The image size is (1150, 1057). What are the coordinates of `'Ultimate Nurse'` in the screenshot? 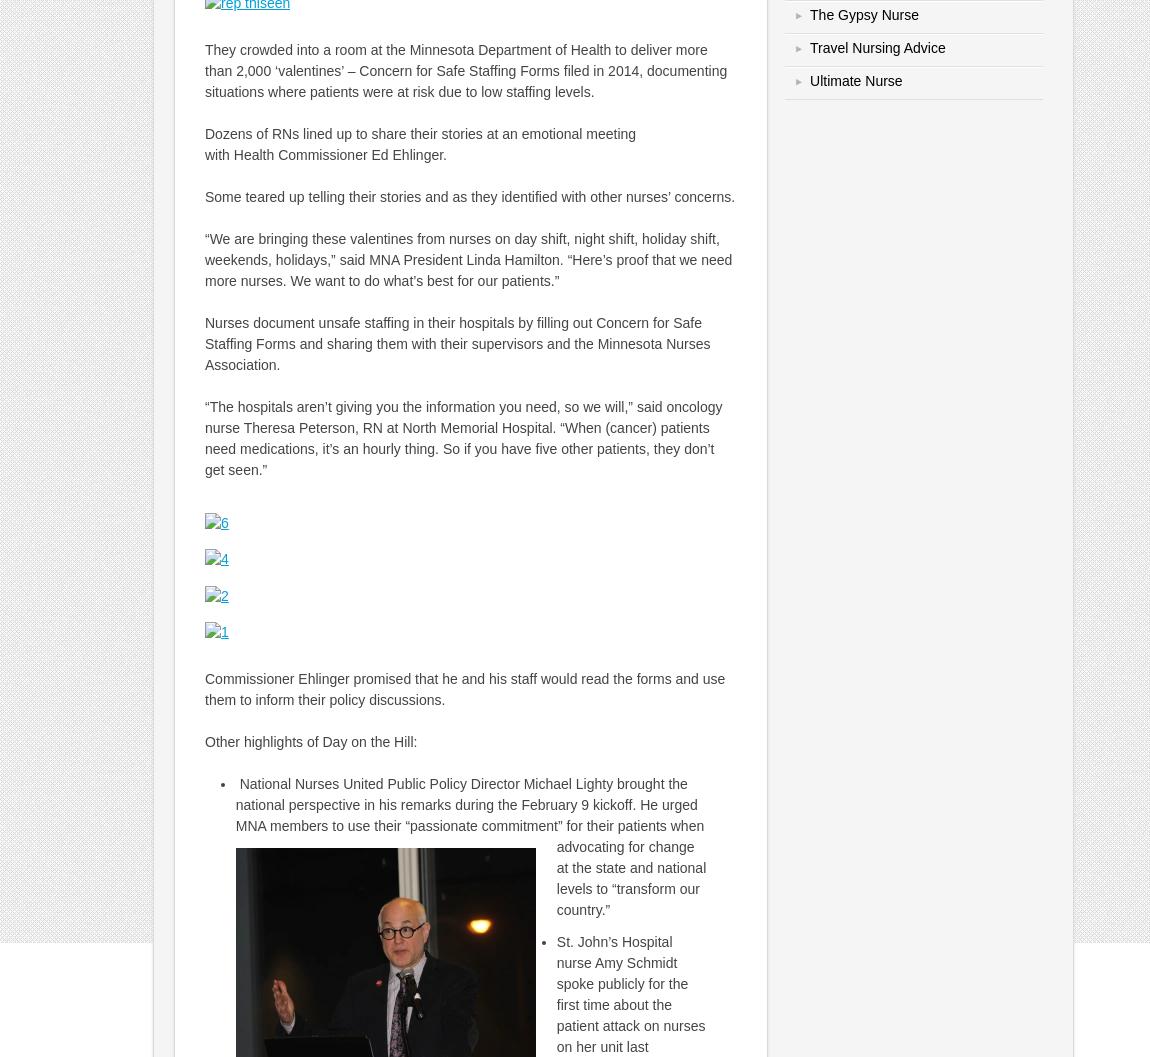 It's located at (808, 79).